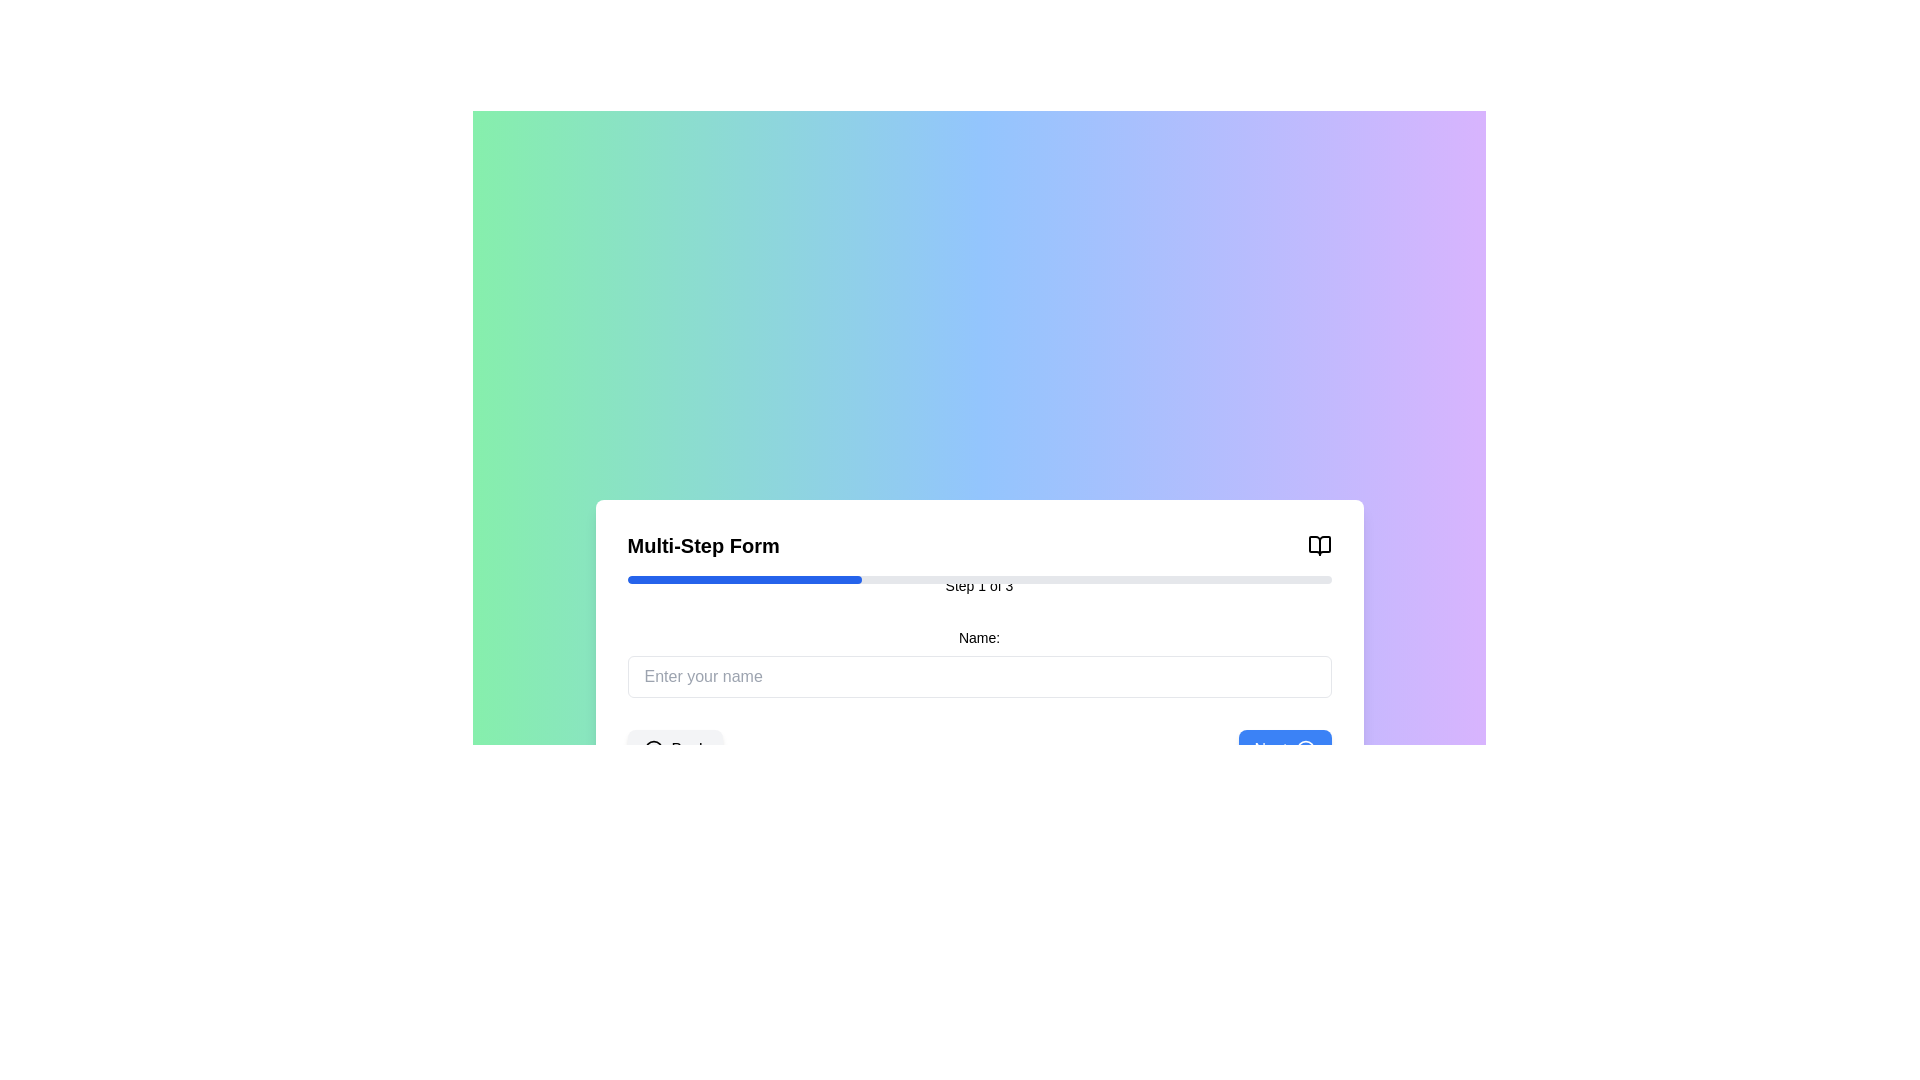  I want to click on the SVG Circle icon that represents a backward or undo action, located at the bottom-left of the content area, so click(653, 749).